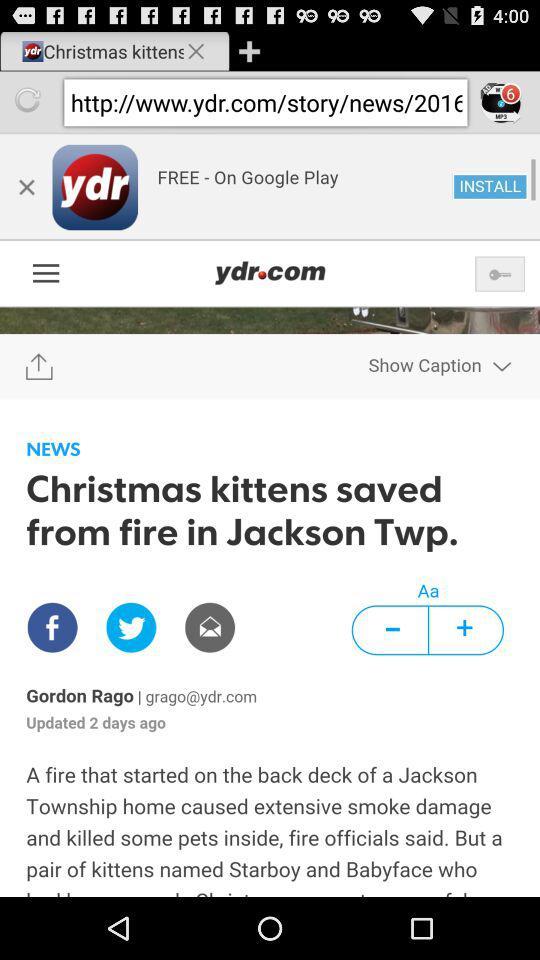 The image size is (540, 960). I want to click on new tab, so click(249, 50).